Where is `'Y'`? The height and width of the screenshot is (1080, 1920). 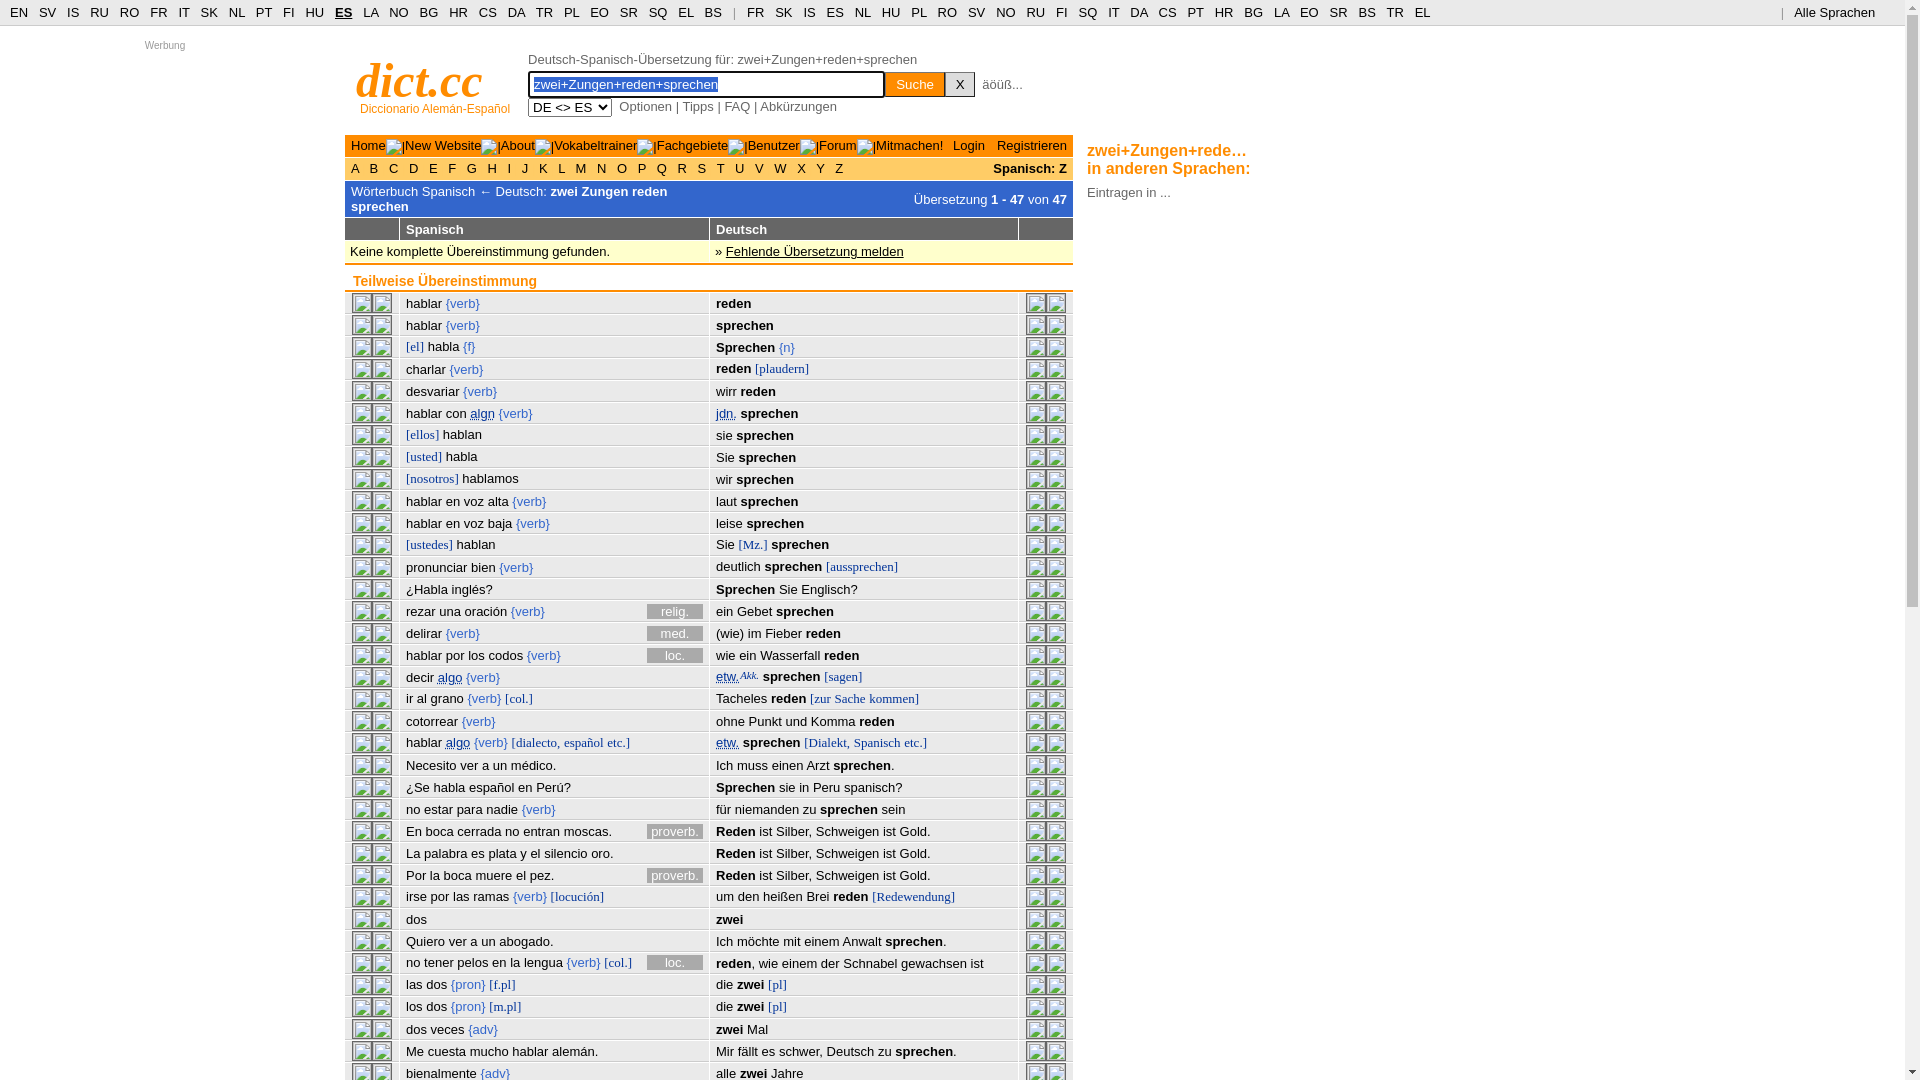
'Y' is located at coordinates (812, 167).